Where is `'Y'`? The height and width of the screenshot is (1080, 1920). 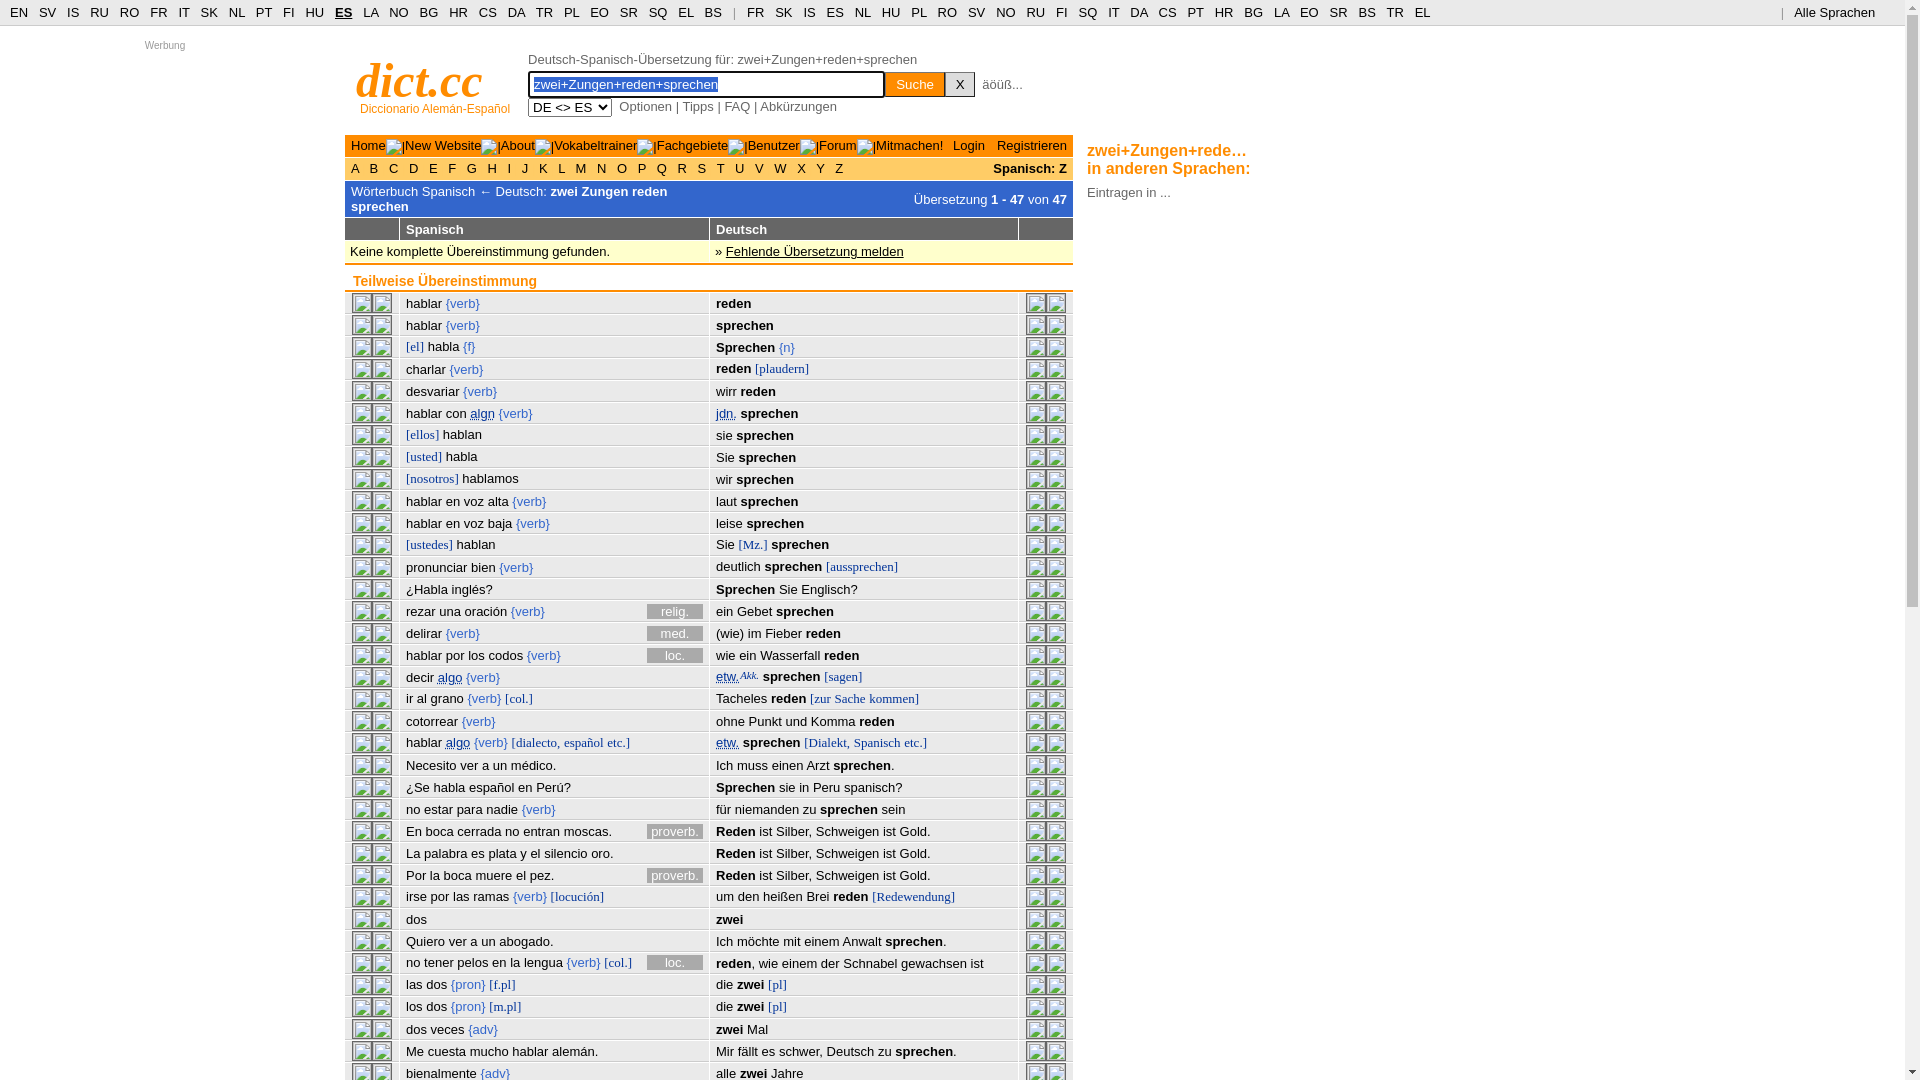
'Y' is located at coordinates (812, 167).